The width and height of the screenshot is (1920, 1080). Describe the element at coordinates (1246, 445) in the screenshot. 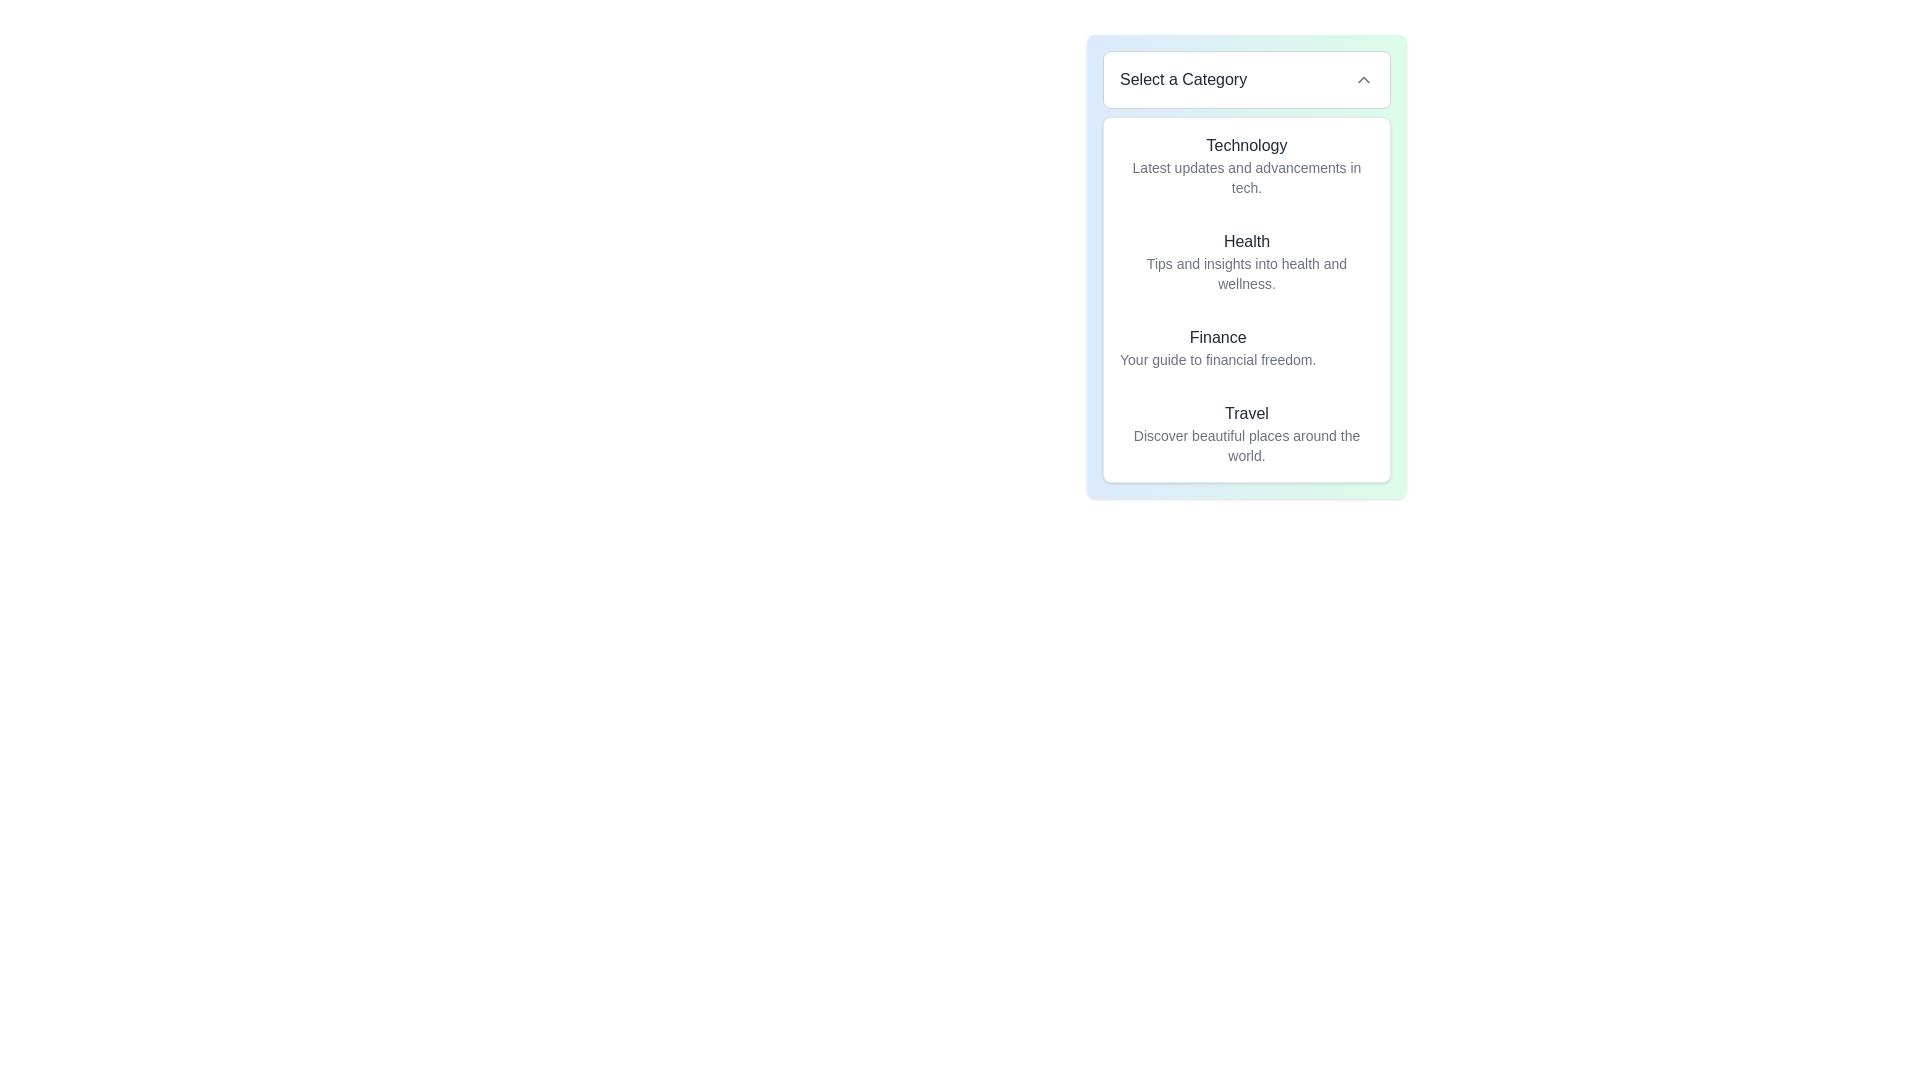

I see `text element that describes beautiful places around the world, which is styled in light gray and smaller font, located below the title 'Travel'` at that location.